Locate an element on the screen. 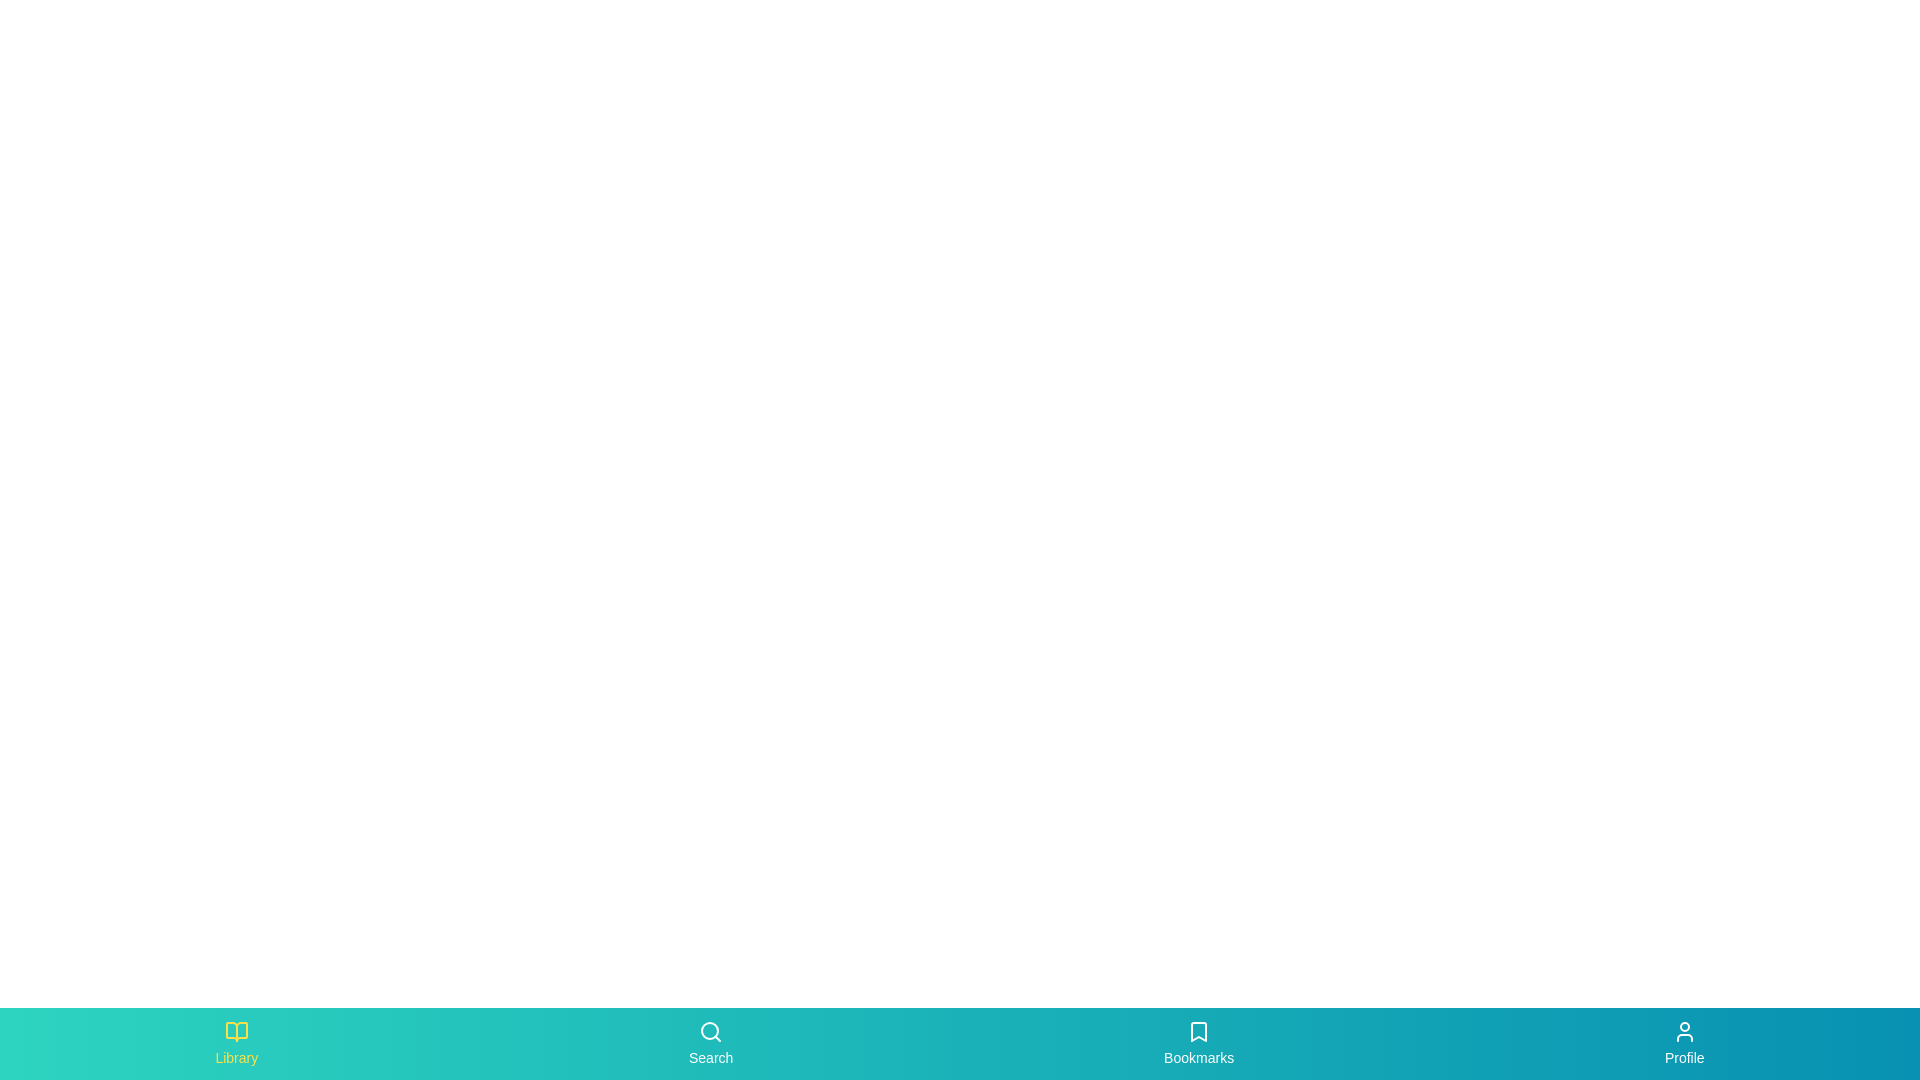  the Search tab to navigate to it is located at coordinates (711, 1043).